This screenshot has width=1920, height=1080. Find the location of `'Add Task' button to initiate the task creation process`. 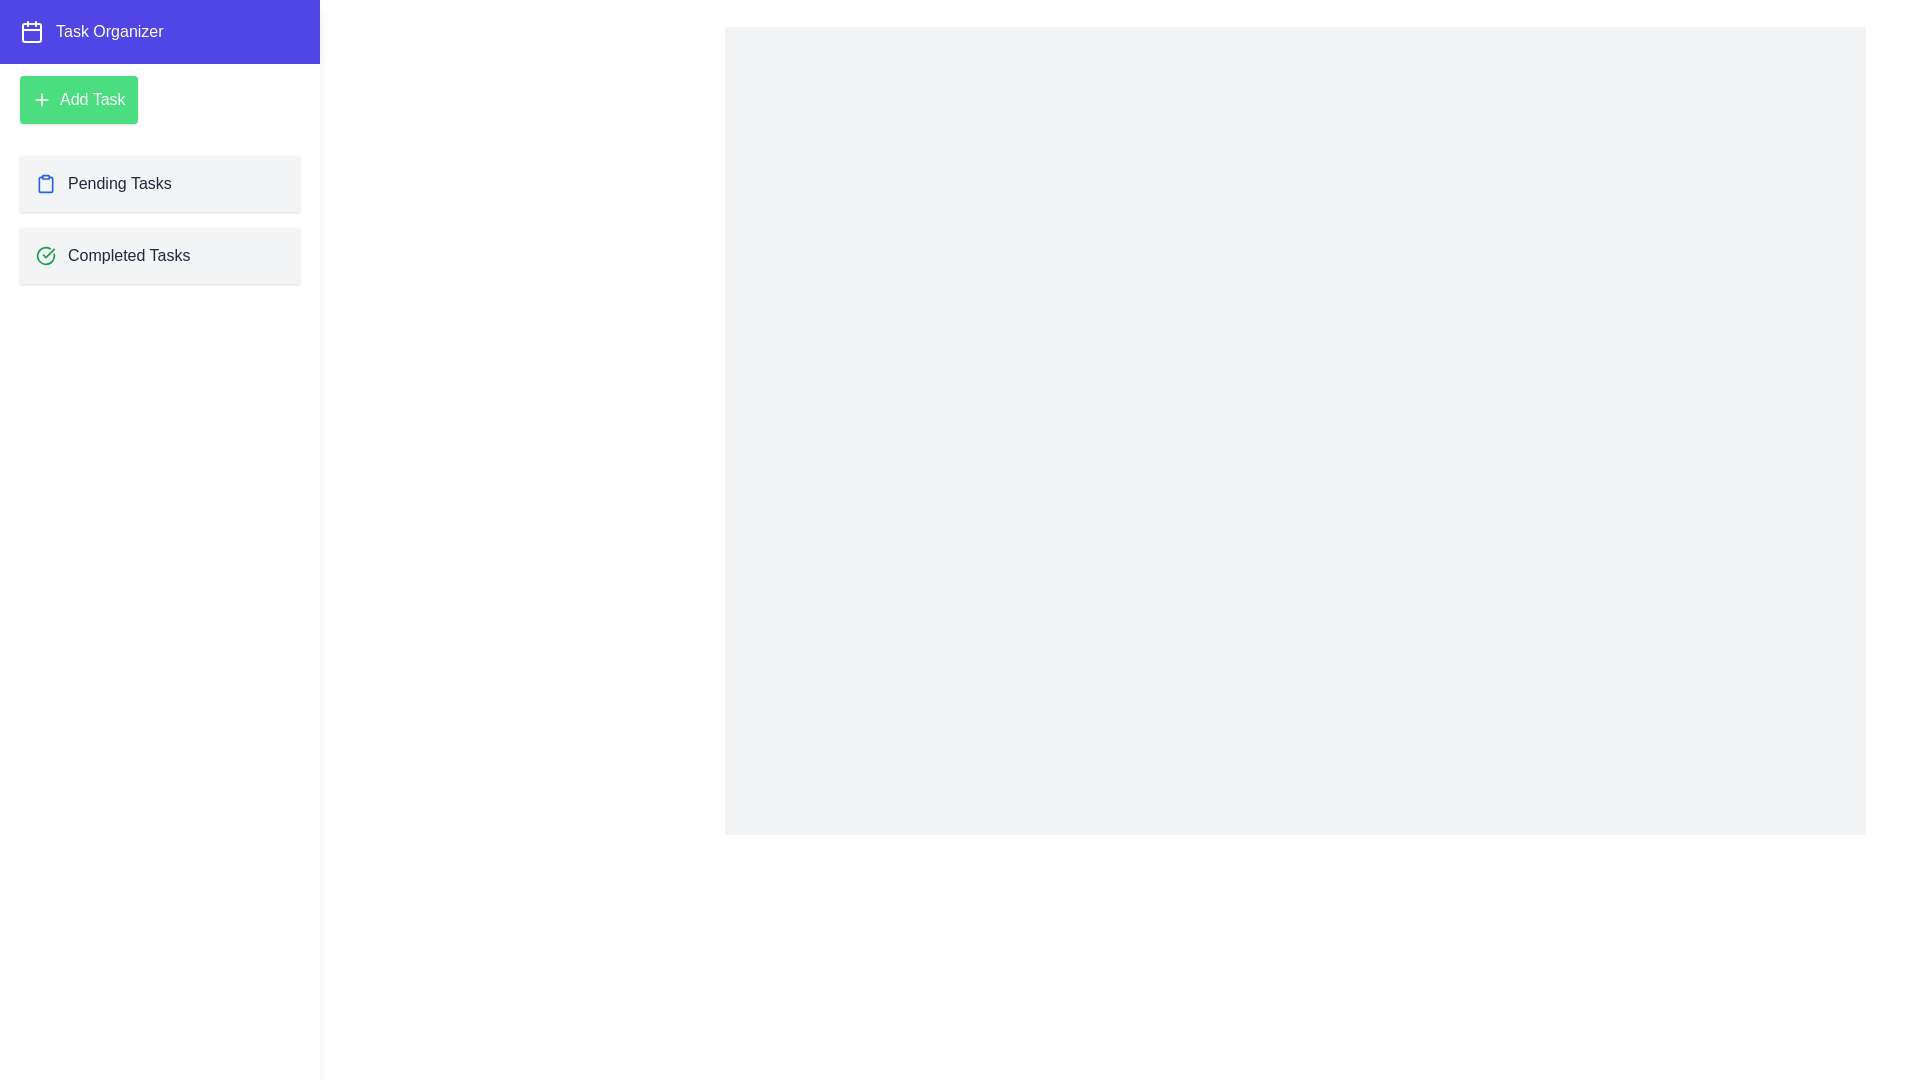

'Add Task' button to initiate the task creation process is located at coordinates (77, 100).